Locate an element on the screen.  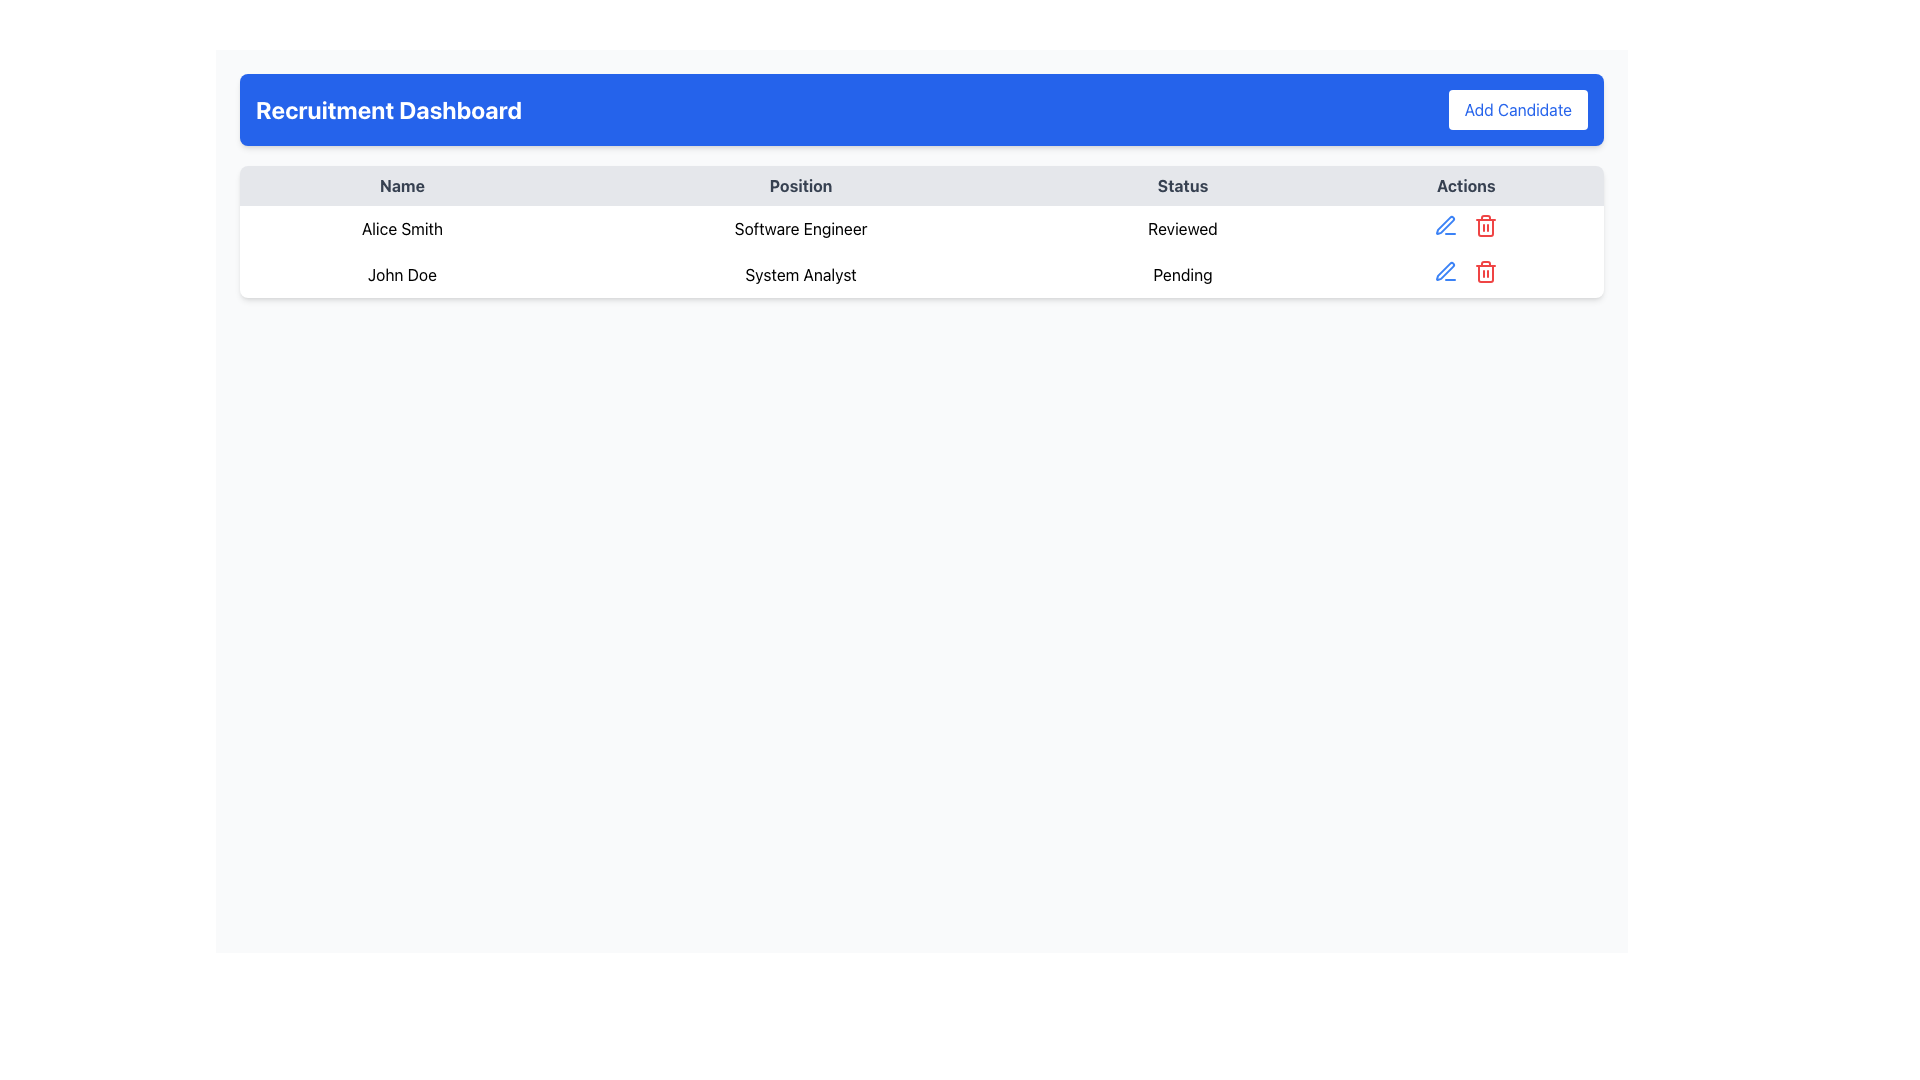
the edit pen icon located in the actions column of the second row of the table, aligned with 'Pending' status for 'John Doe' is located at coordinates (1446, 272).